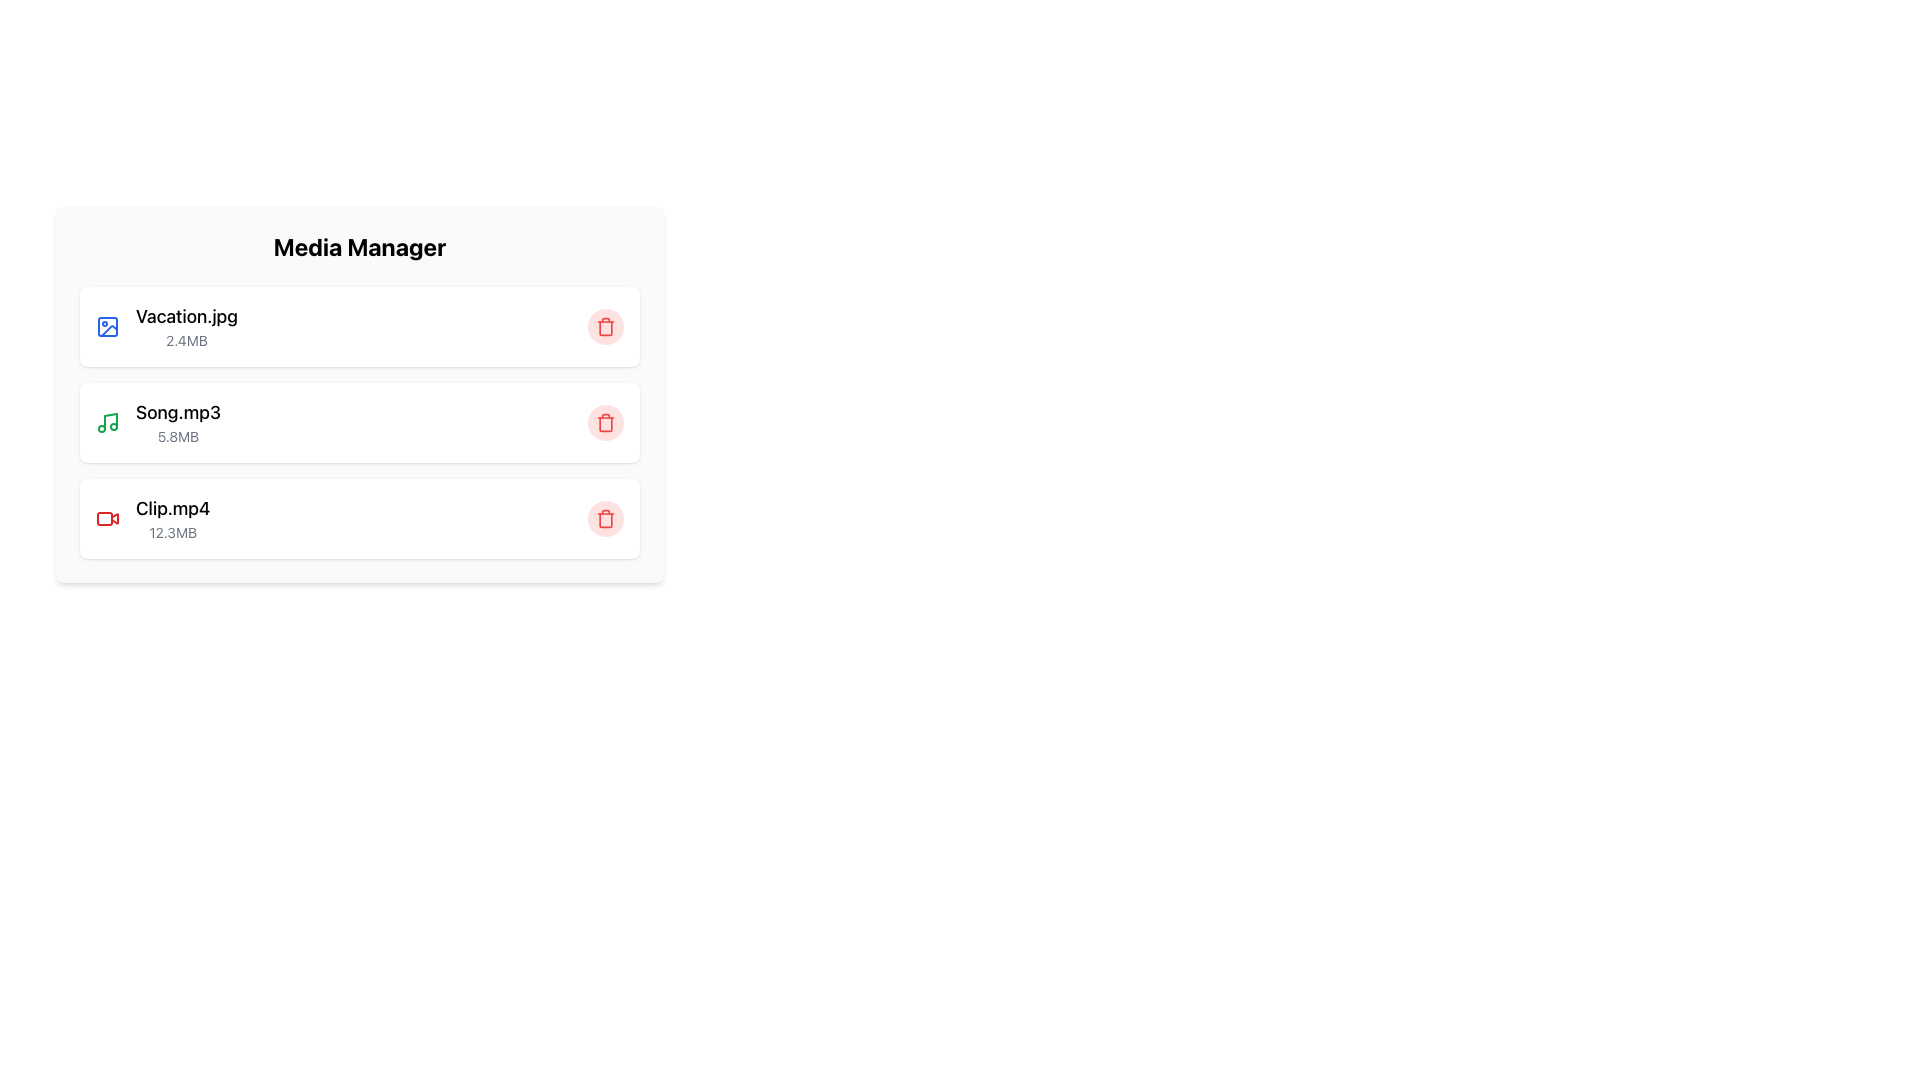 Image resolution: width=1920 pixels, height=1080 pixels. I want to click on file name 'Vacation.jpg' displayed in a large font above the file size '2.4MB' in the media manager interface, so click(187, 315).